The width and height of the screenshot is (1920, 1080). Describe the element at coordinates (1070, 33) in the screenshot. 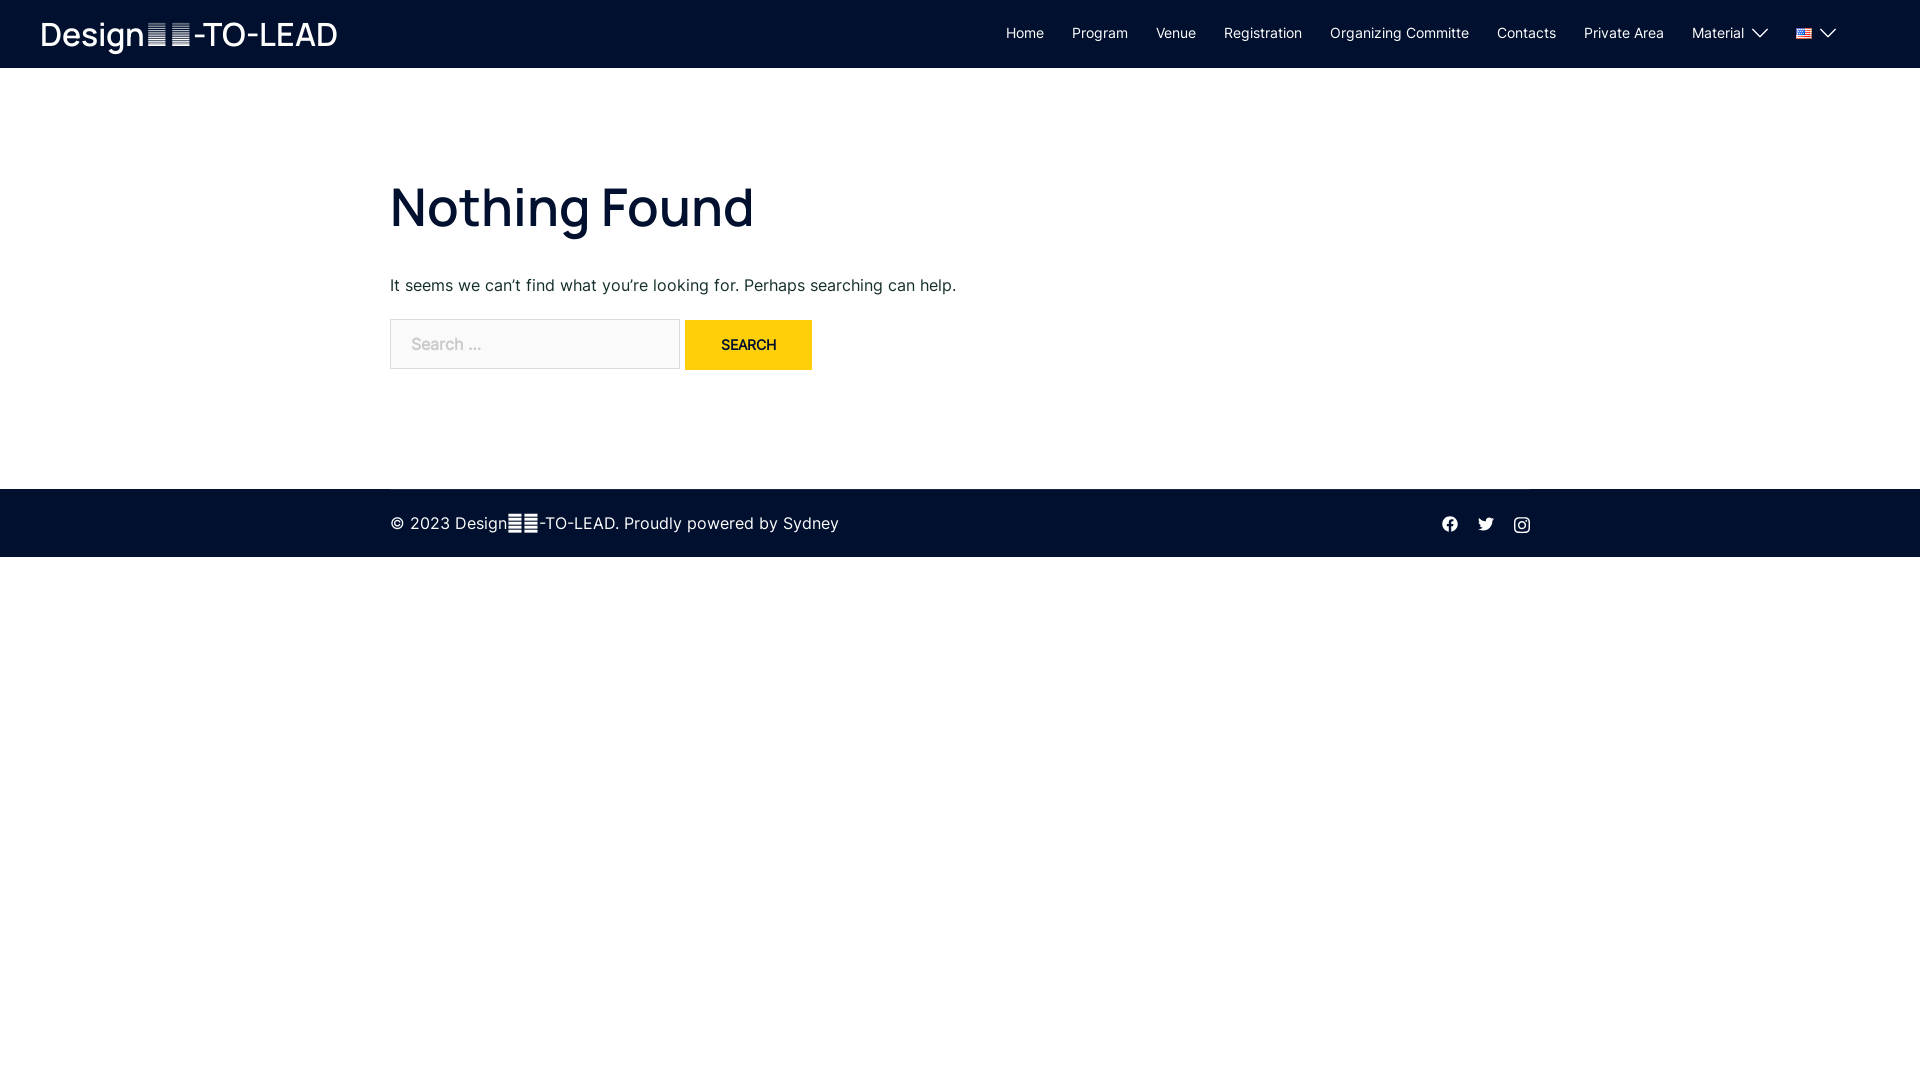

I see `'Program'` at that location.